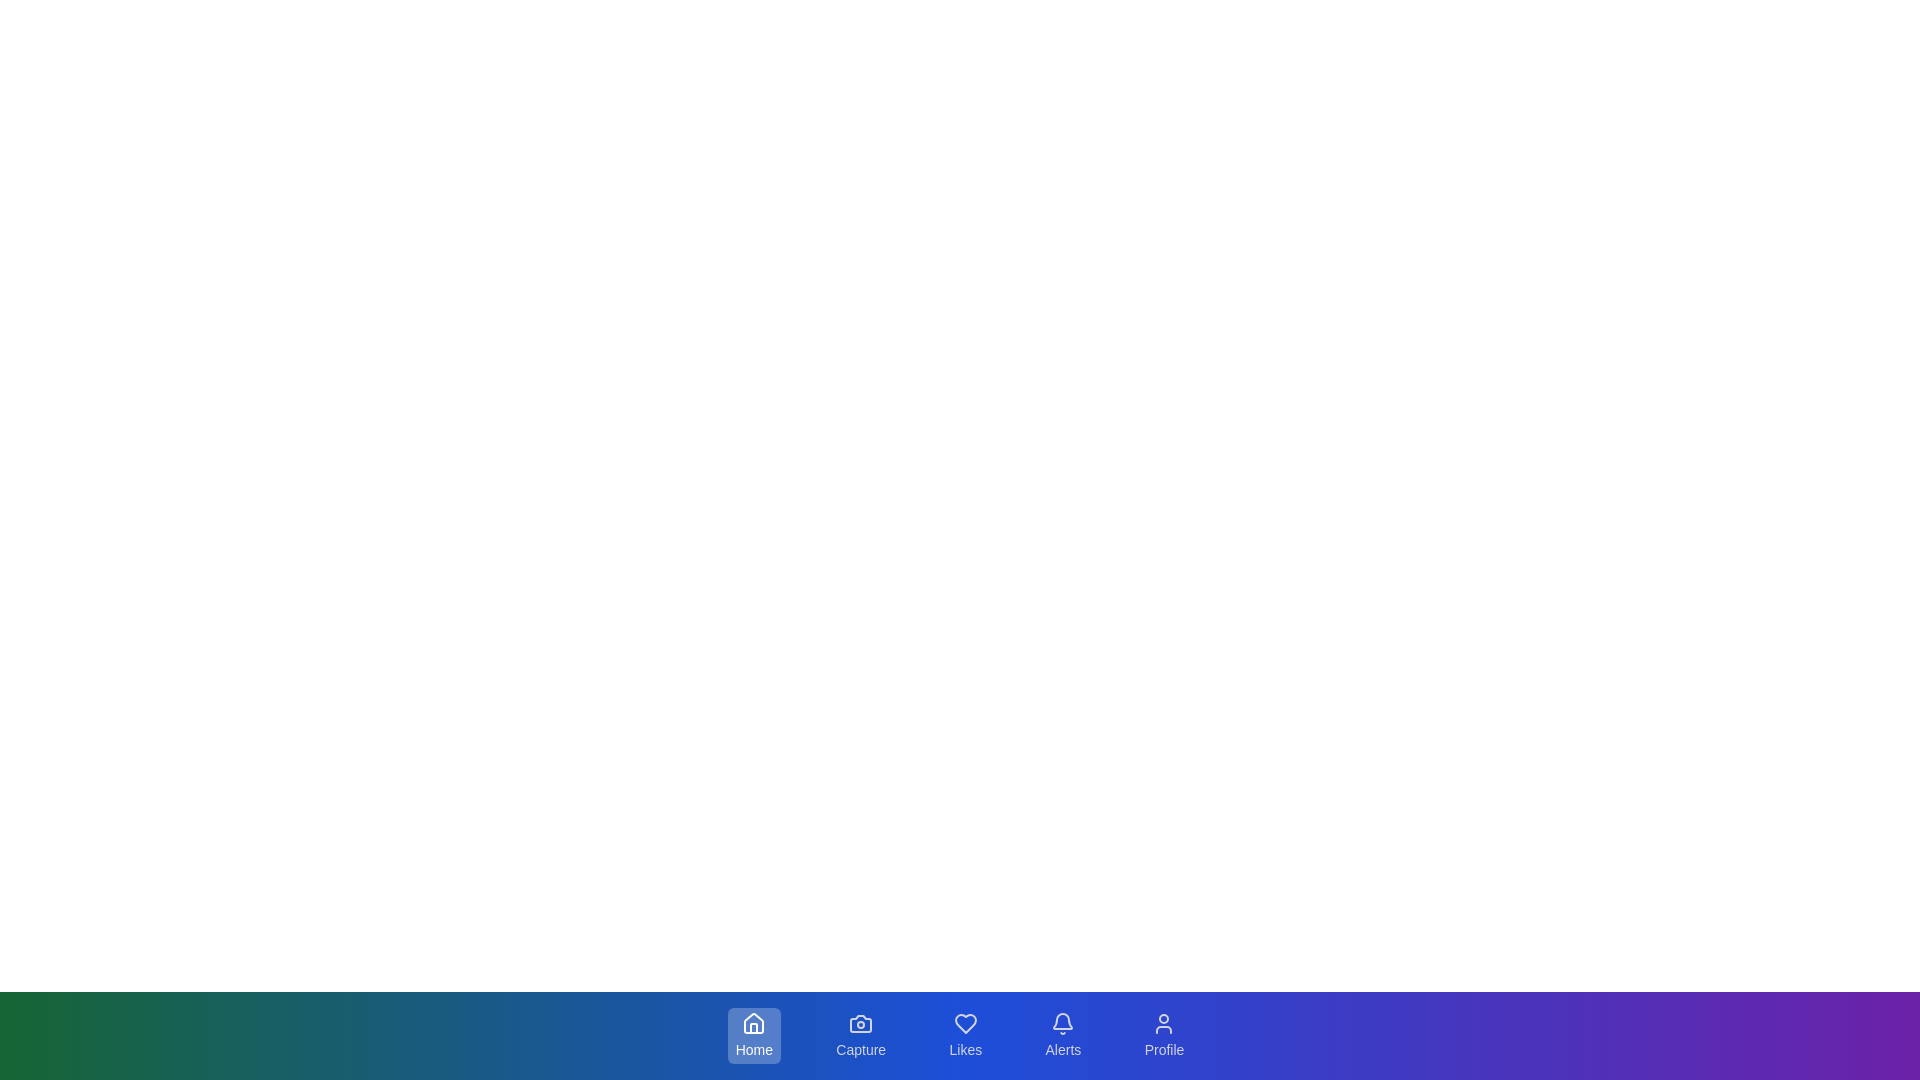 This screenshot has width=1920, height=1080. What do you see at coordinates (860, 1035) in the screenshot?
I see `the Capture tab in the bottom navigation bar` at bounding box center [860, 1035].